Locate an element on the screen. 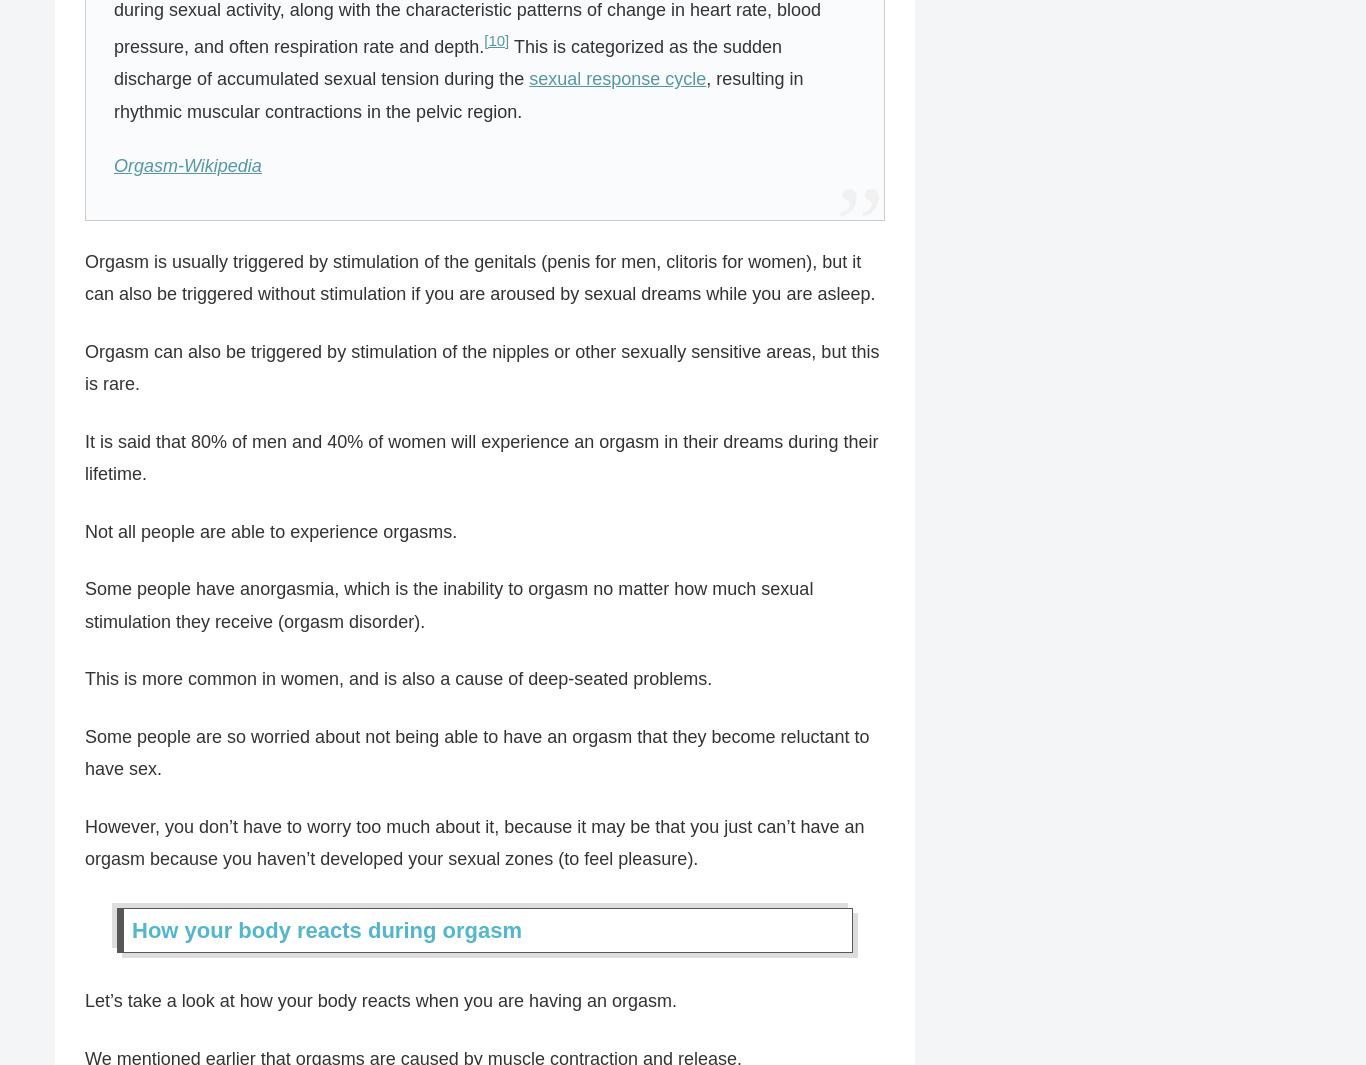  '[10]' is located at coordinates (496, 38).